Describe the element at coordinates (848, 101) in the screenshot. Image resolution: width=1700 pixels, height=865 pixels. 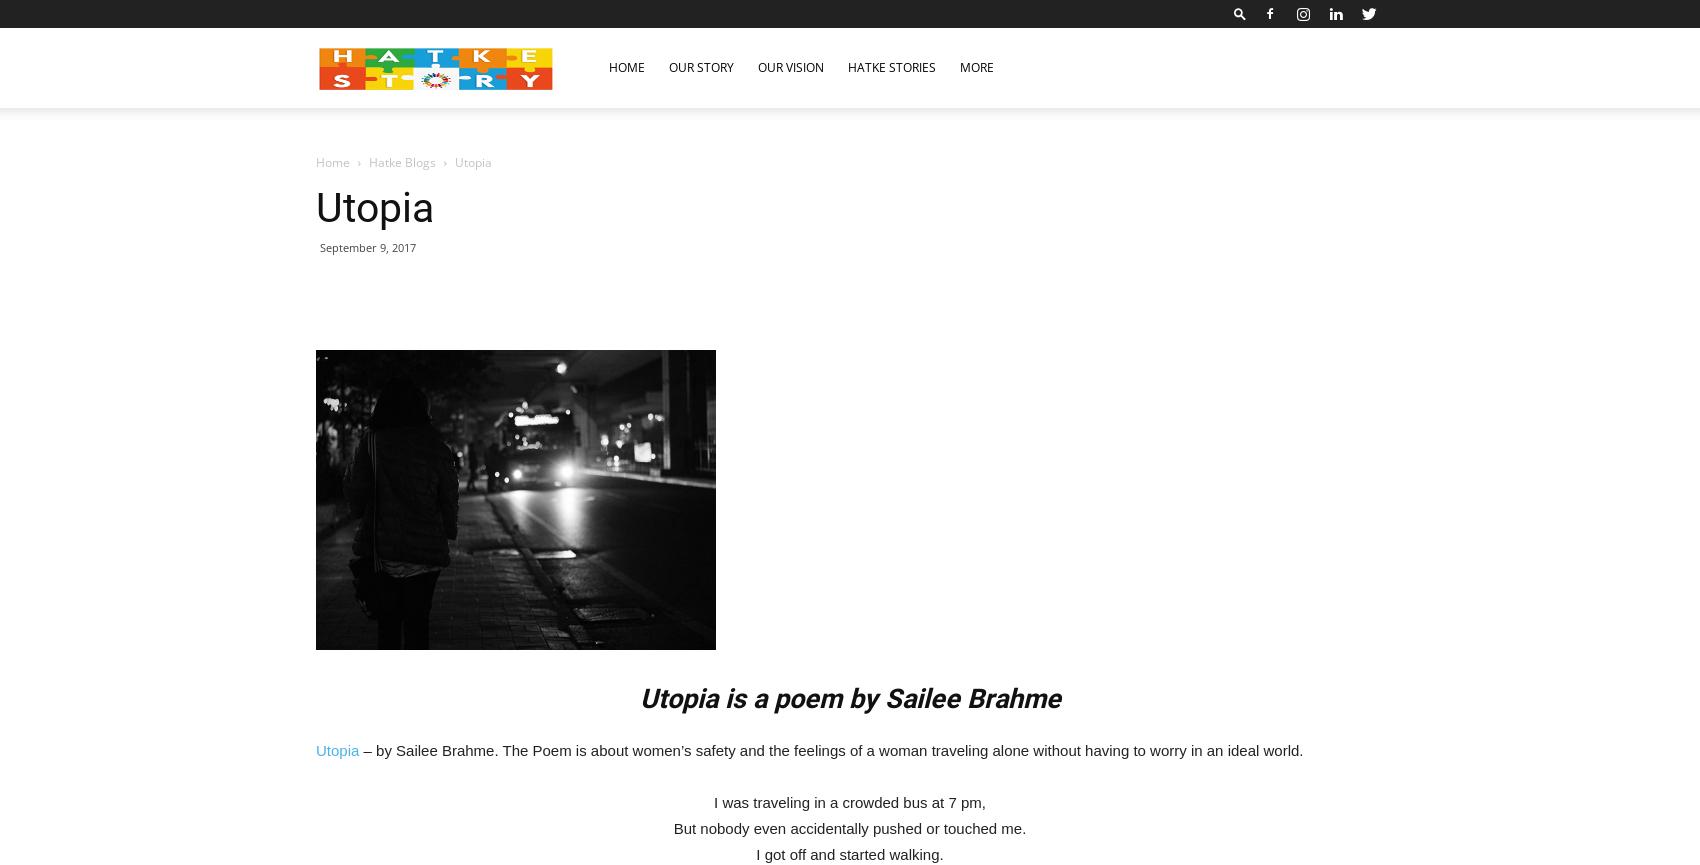
I see `'Search'` at that location.